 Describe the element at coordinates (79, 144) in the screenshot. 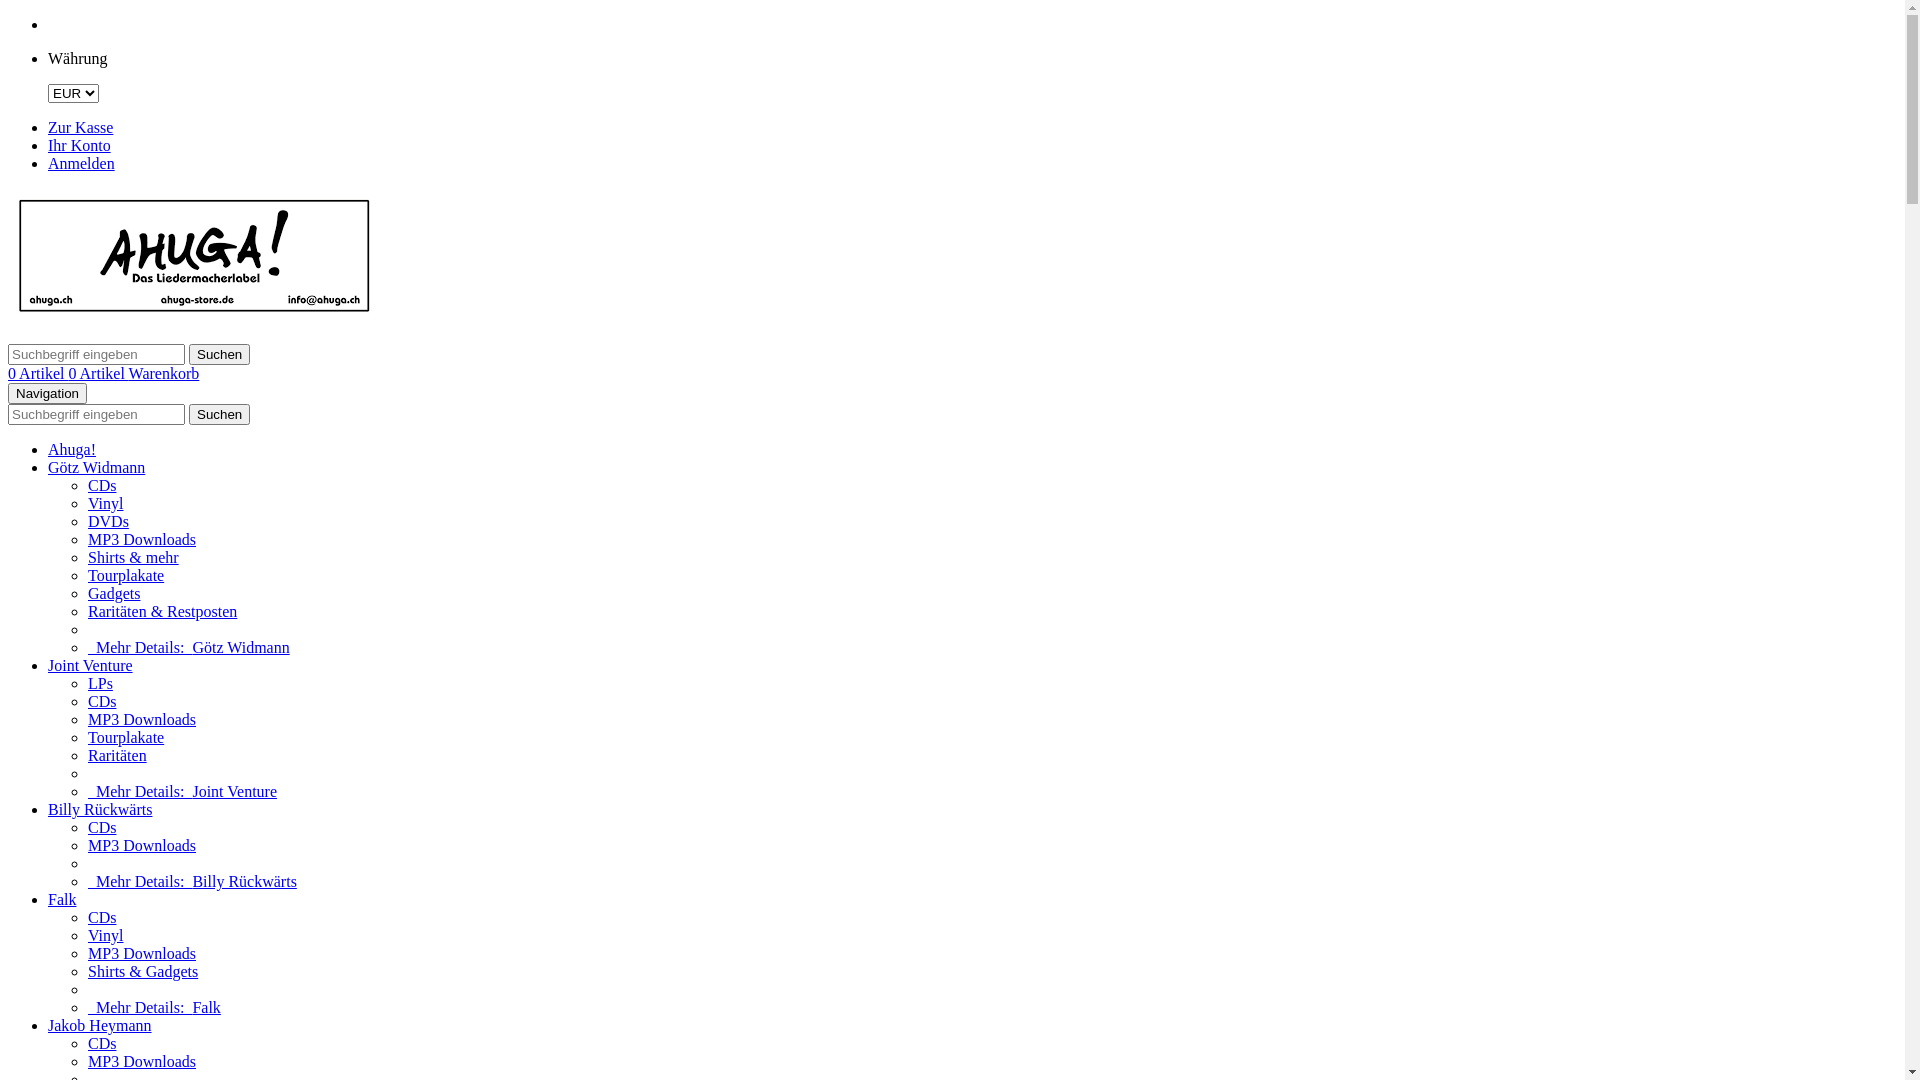

I see `'Ihr Konto'` at that location.